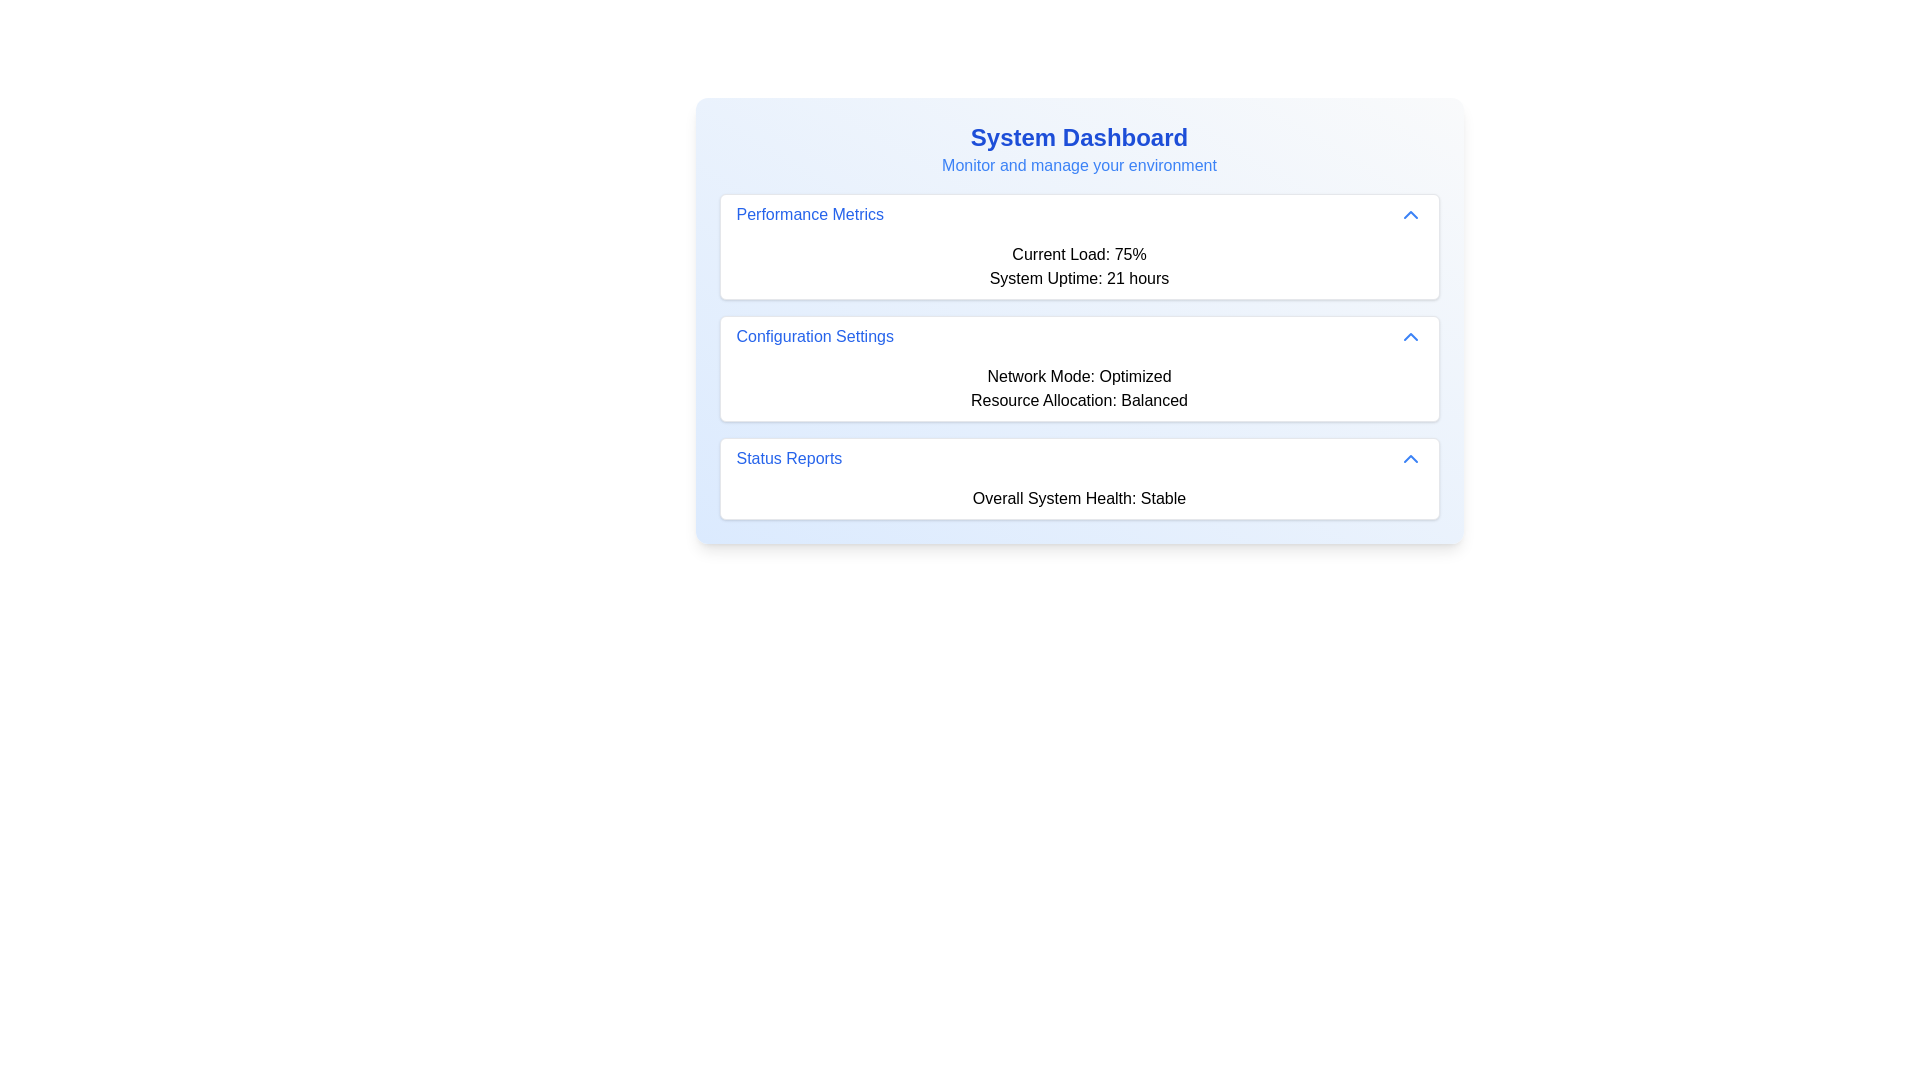 The width and height of the screenshot is (1920, 1080). What do you see at coordinates (1409, 215) in the screenshot?
I see `the icon located on the right edge of the 'Performance Metrics' header` at bounding box center [1409, 215].